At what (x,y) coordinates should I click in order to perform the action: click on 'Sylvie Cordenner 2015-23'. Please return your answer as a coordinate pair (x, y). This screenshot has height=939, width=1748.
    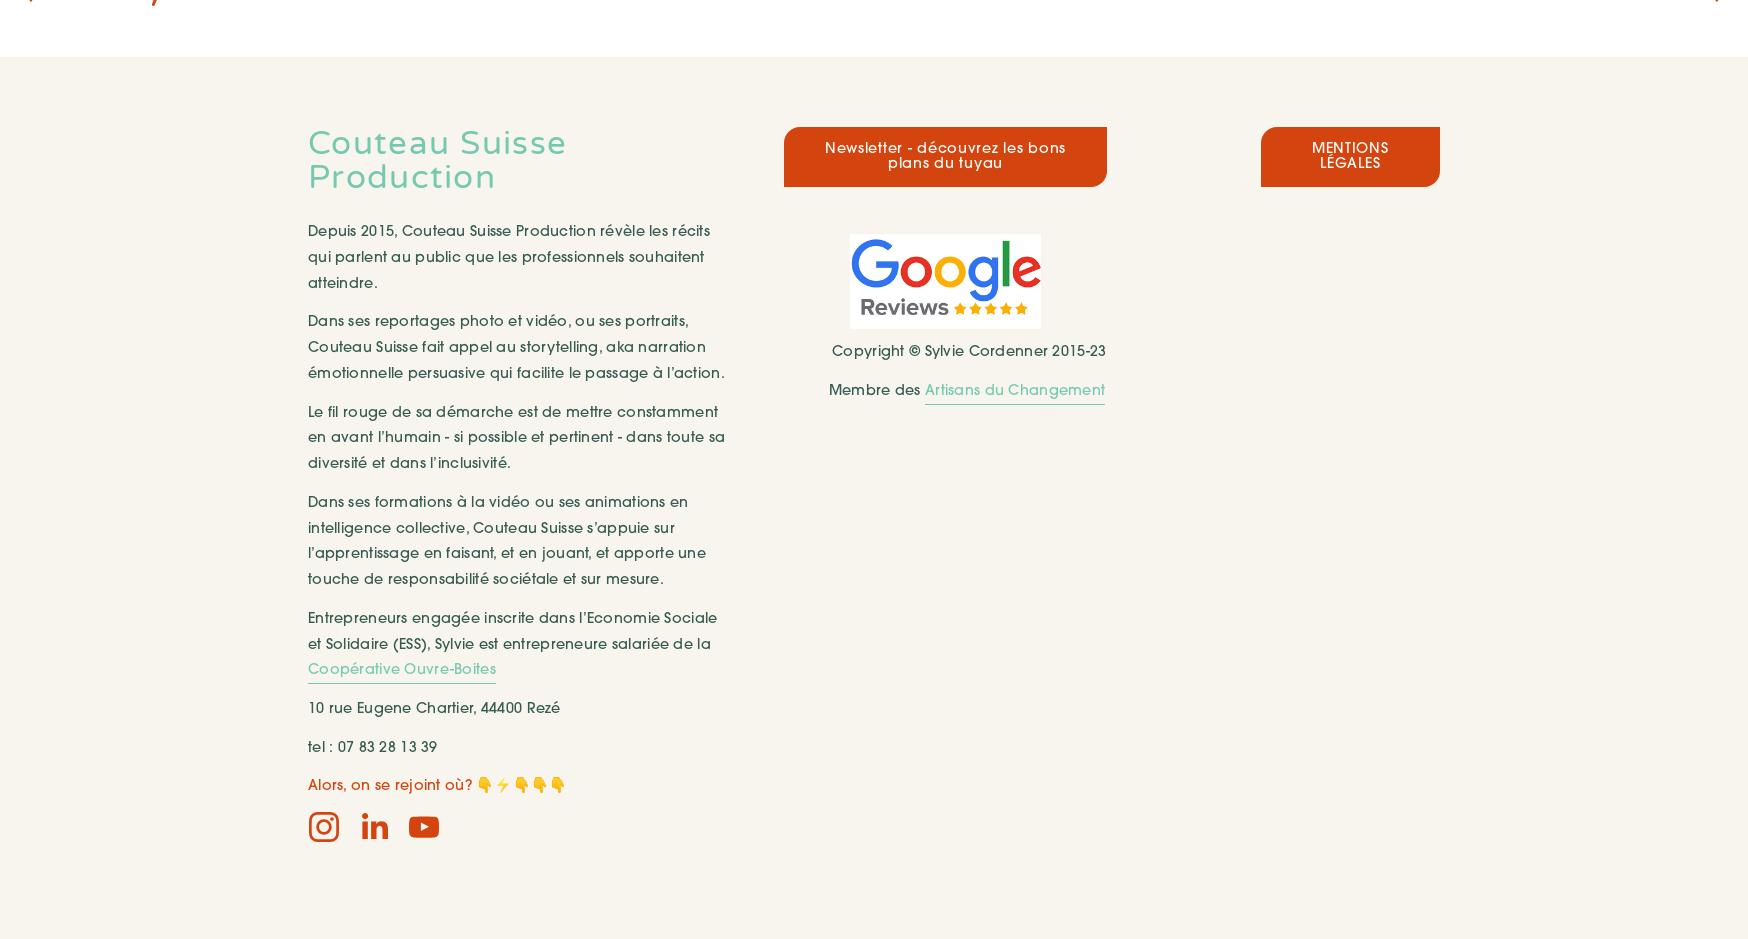
    Looking at the image, I should click on (1015, 351).